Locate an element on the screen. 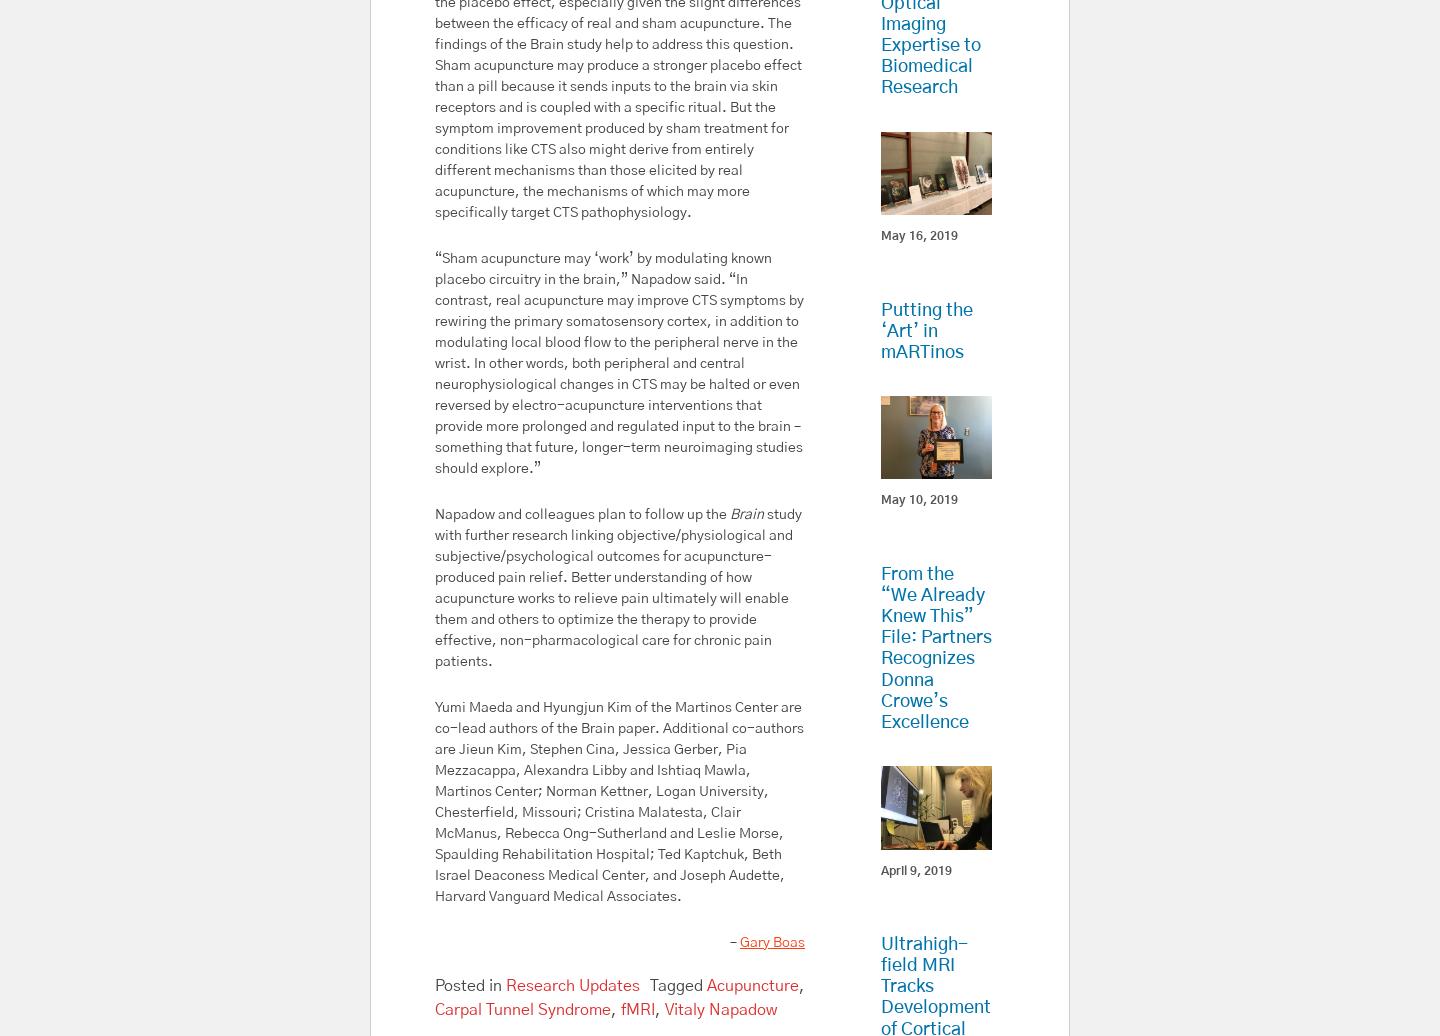 The height and width of the screenshot is (1036, 1440). 'Putting the ‘Art’ in mARTinos' is located at coordinates (926, 331).